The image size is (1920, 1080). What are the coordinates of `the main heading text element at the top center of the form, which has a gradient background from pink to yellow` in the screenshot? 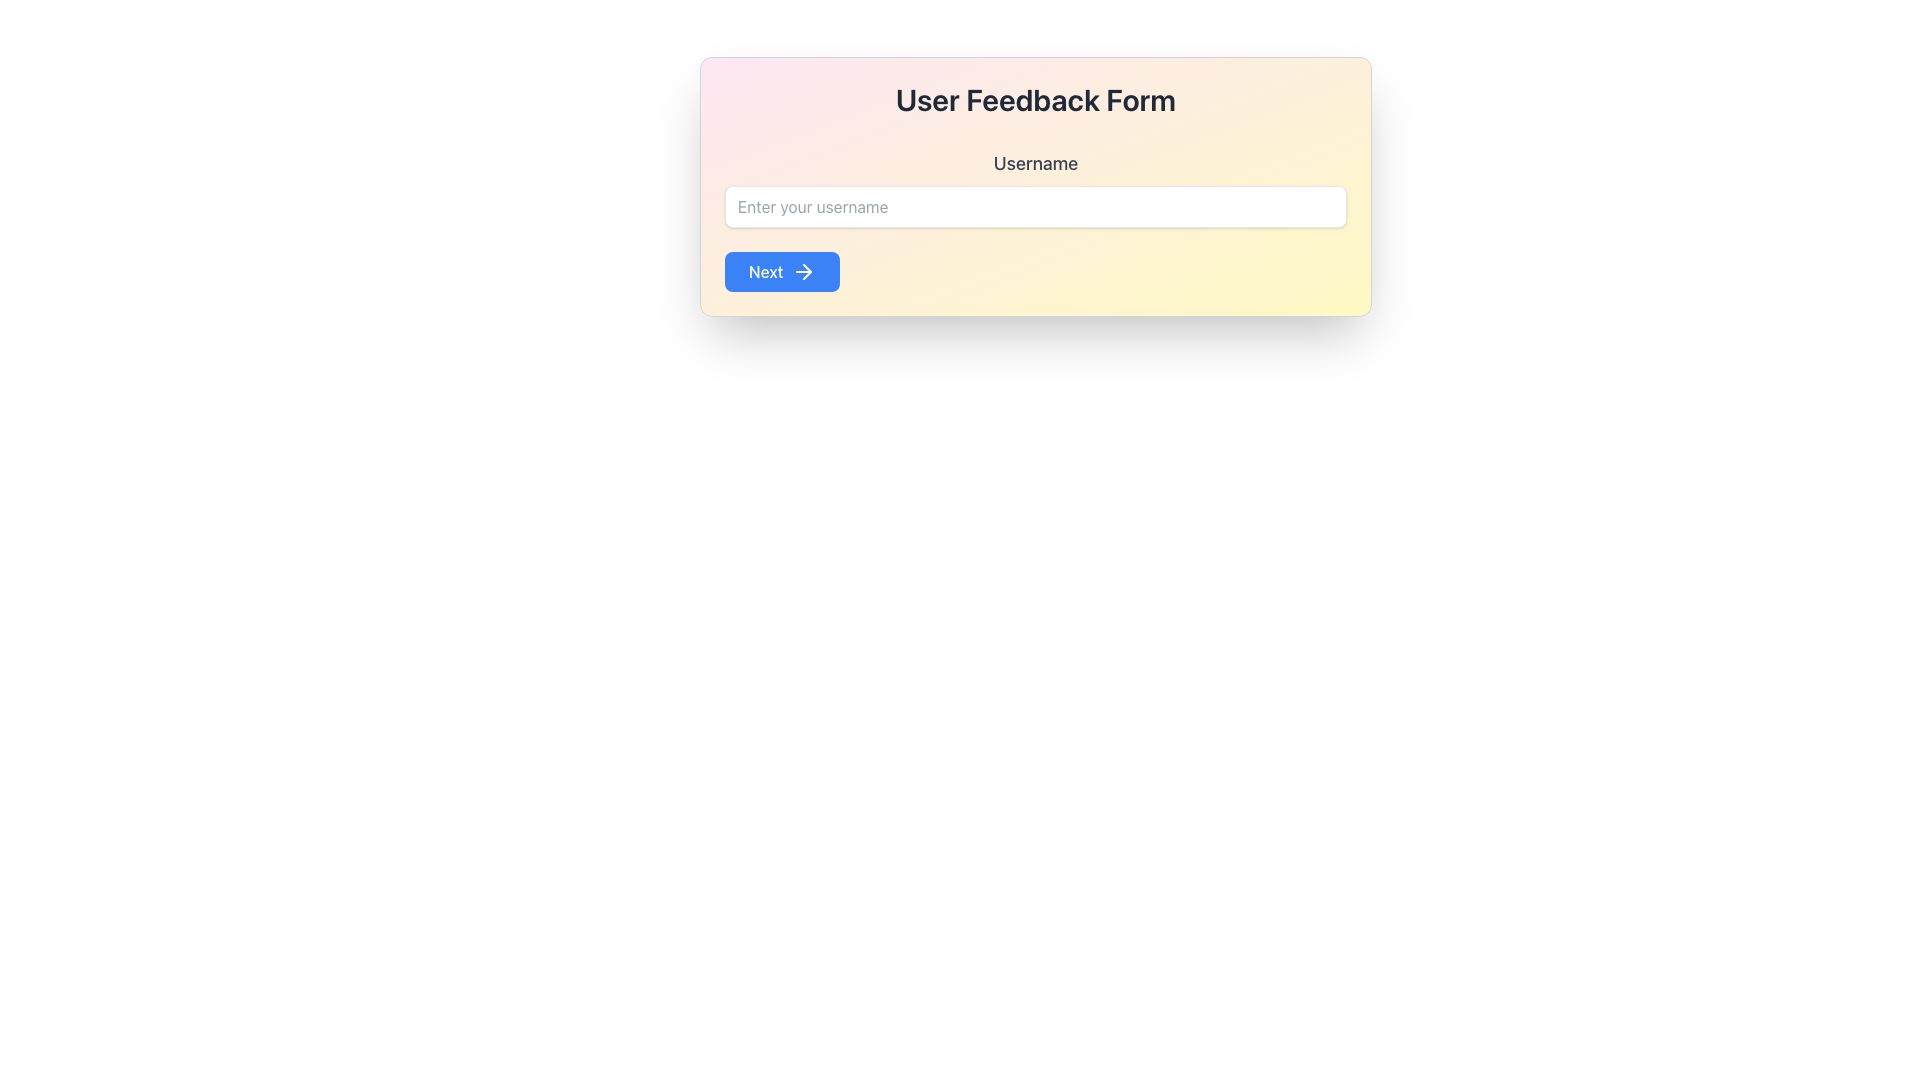 It's located at (1036, 100).